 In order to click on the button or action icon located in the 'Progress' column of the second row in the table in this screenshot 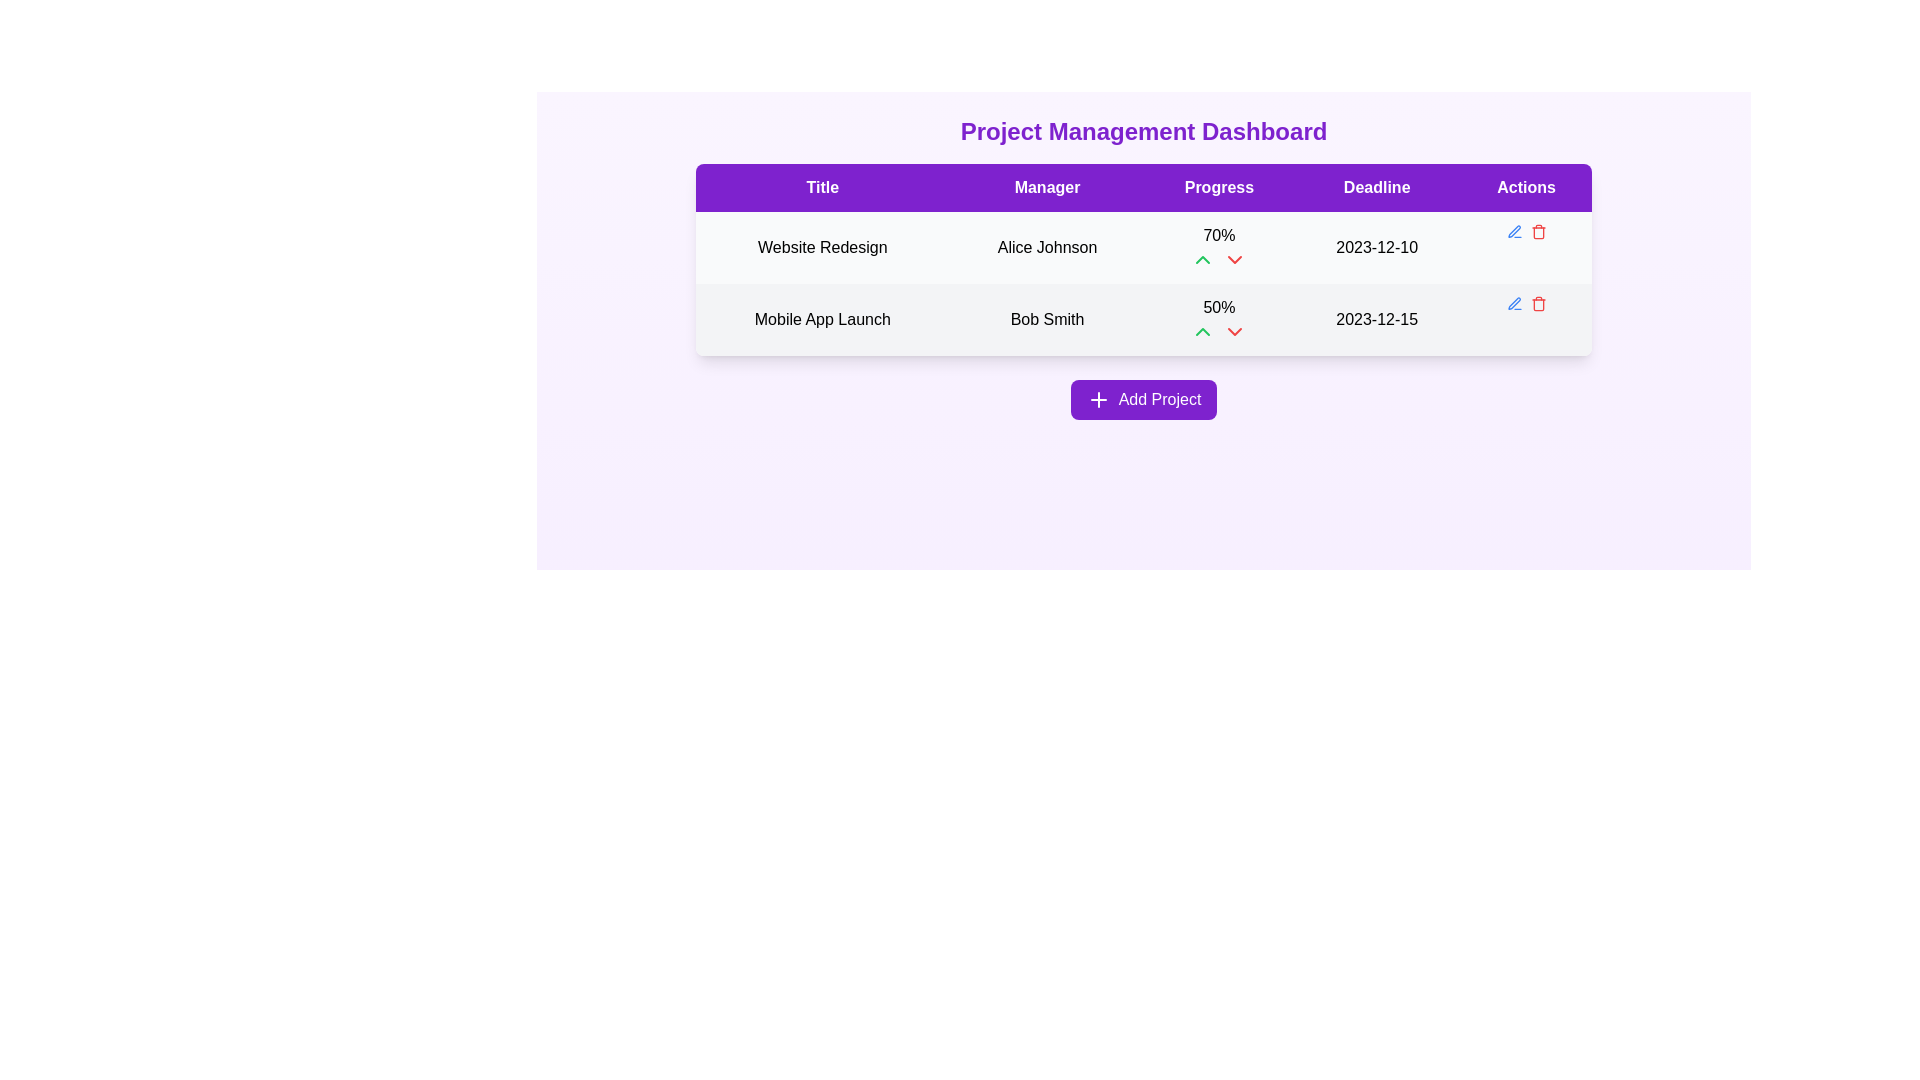, I will do `click(1202, 330)`.